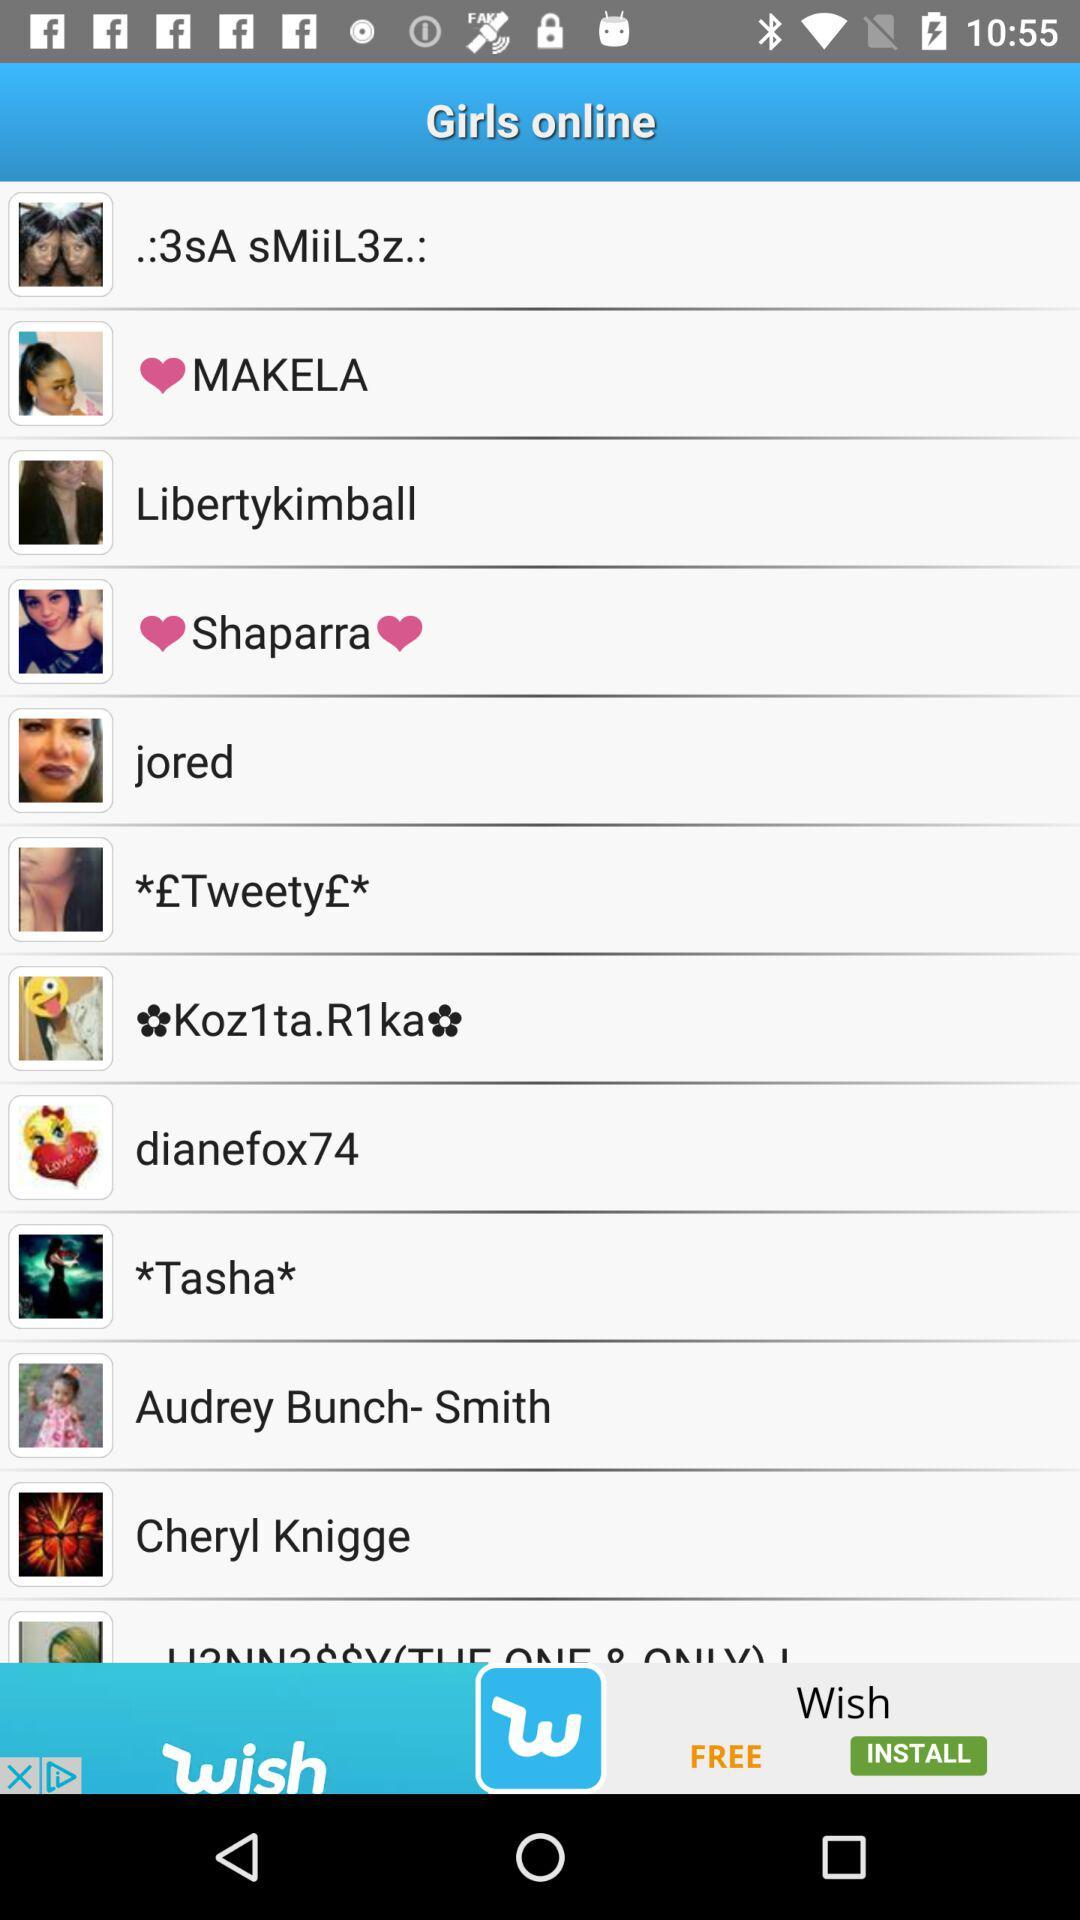  What do you see at coordinates (59, 759) in the screenshot?
I see `online button` at bounding box center [59, 759].